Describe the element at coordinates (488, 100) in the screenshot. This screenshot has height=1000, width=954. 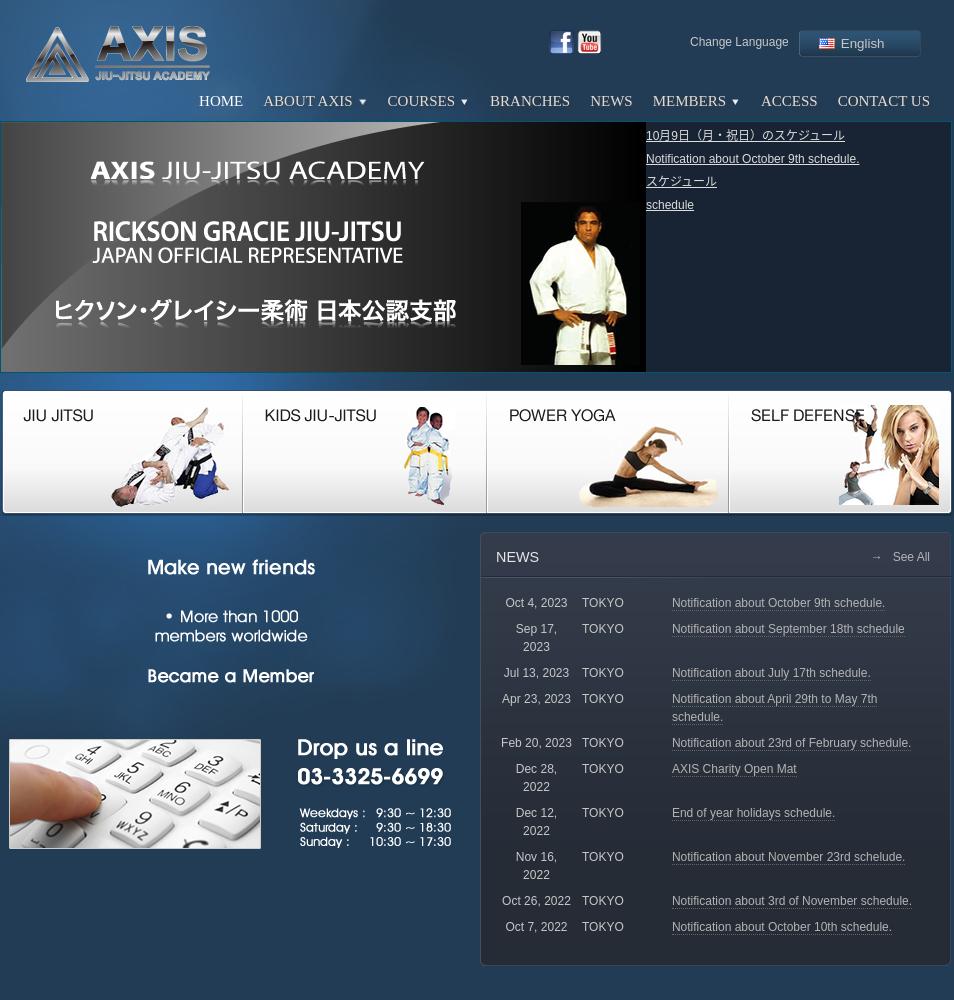
I see `'Branches'` at that location.